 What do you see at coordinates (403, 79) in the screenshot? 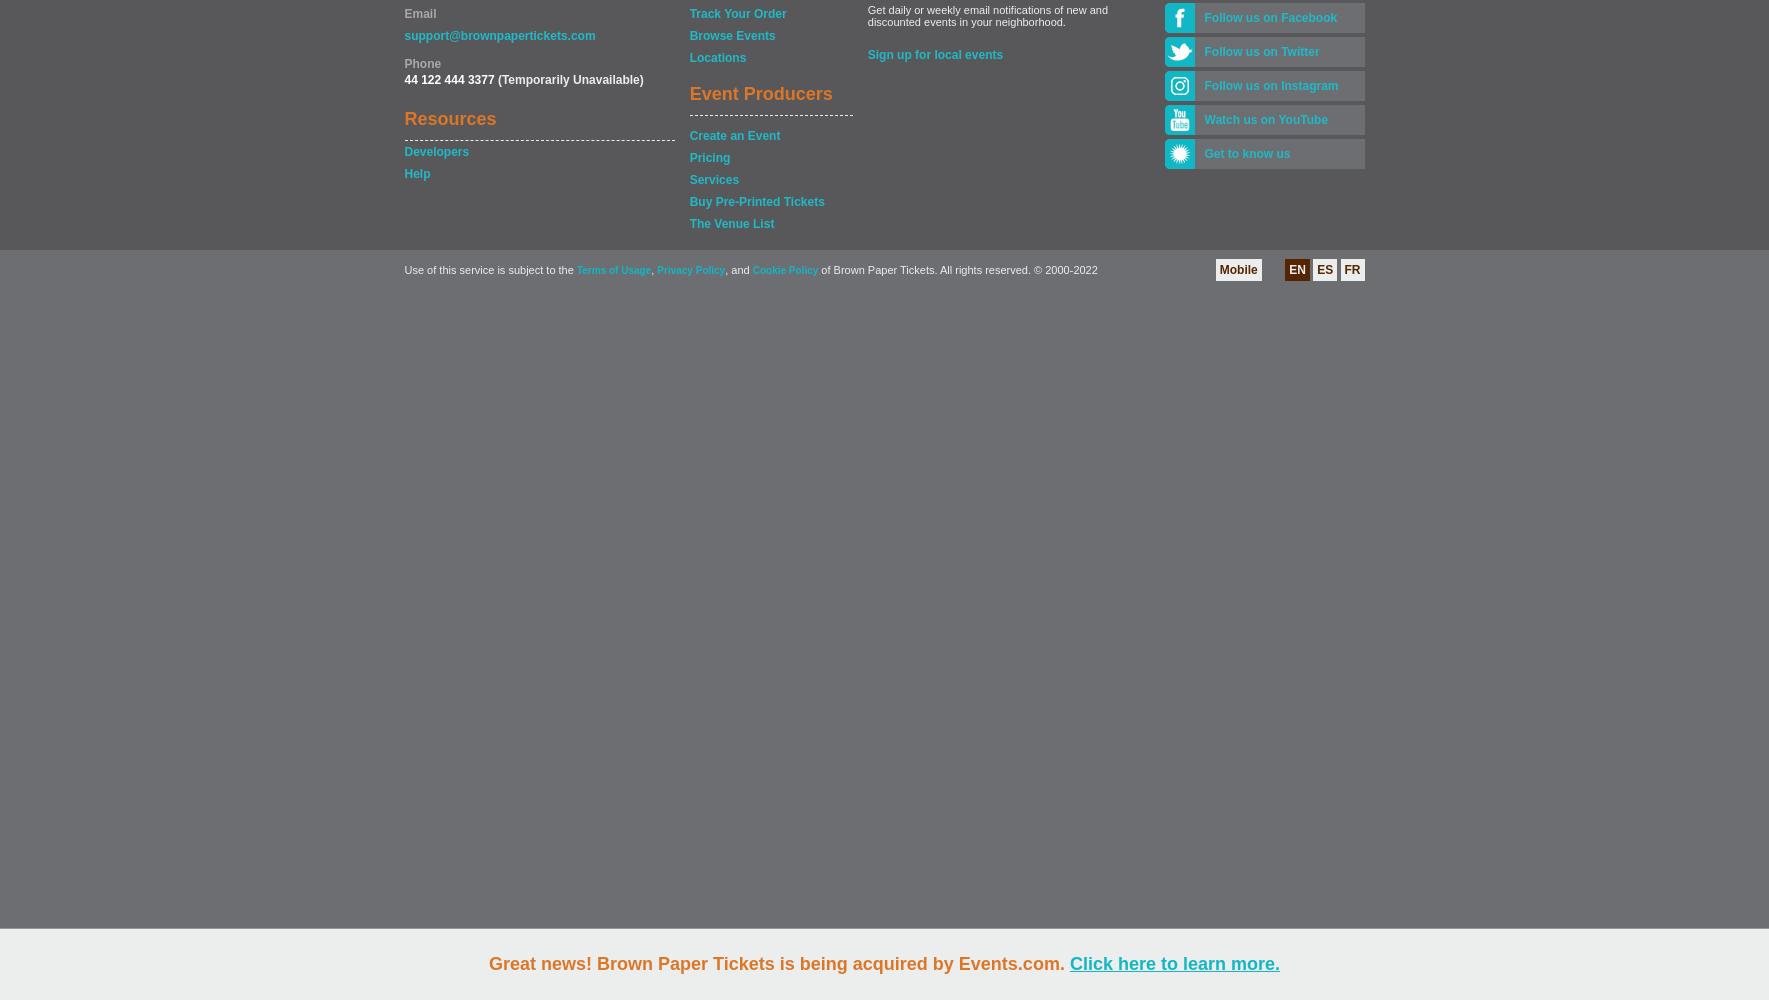
I see `'44 122 444 3377'` at bounding box center [403, 79].